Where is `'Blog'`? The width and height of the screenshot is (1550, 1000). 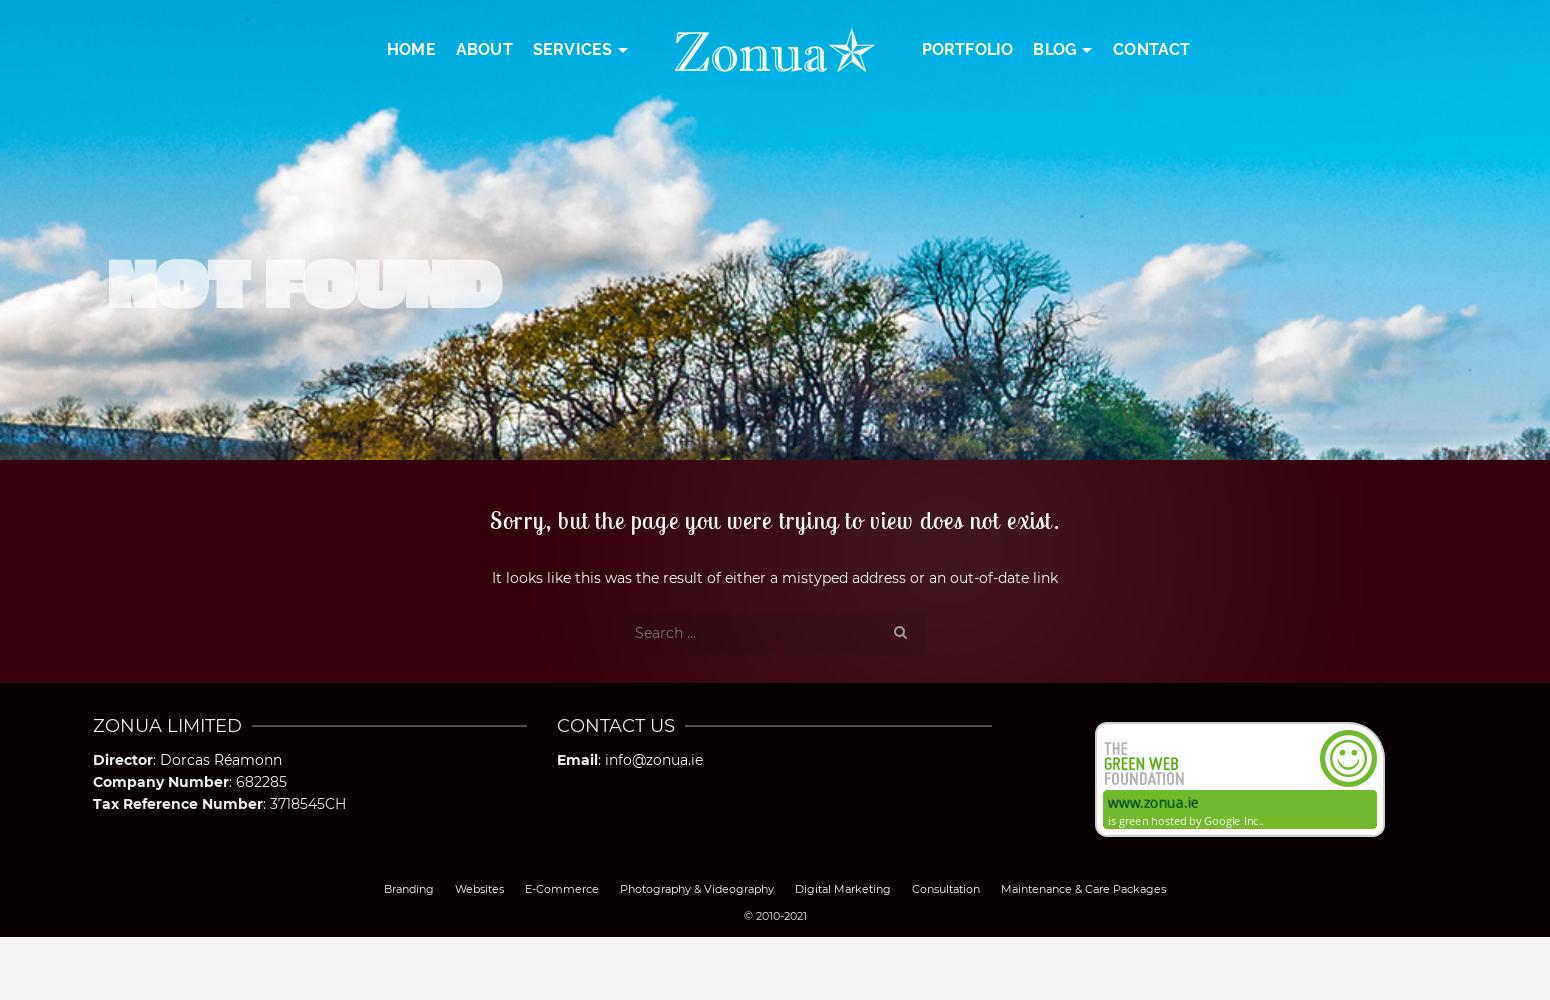 'Blog' is located at coordinates (1054, 49).